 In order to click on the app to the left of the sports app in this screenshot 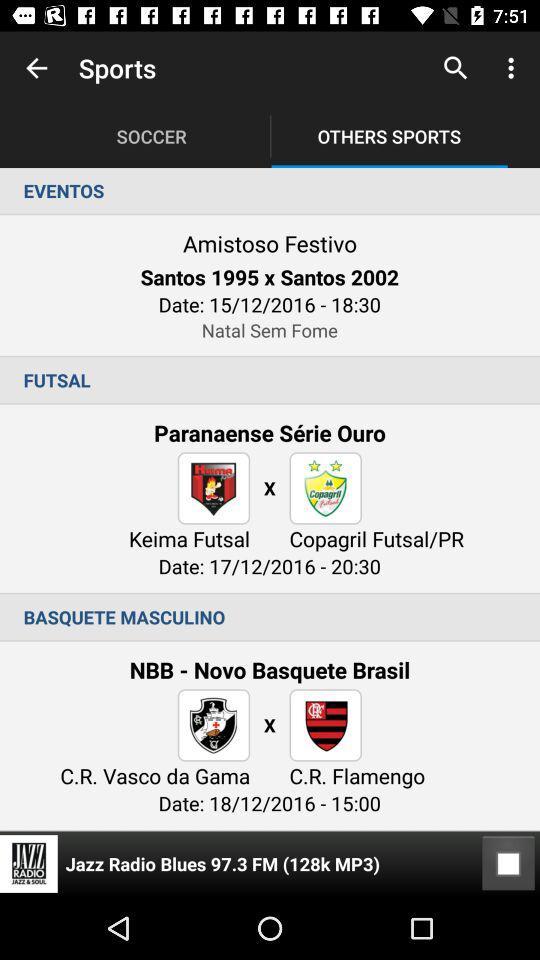, I will do `click(36, 68)`.